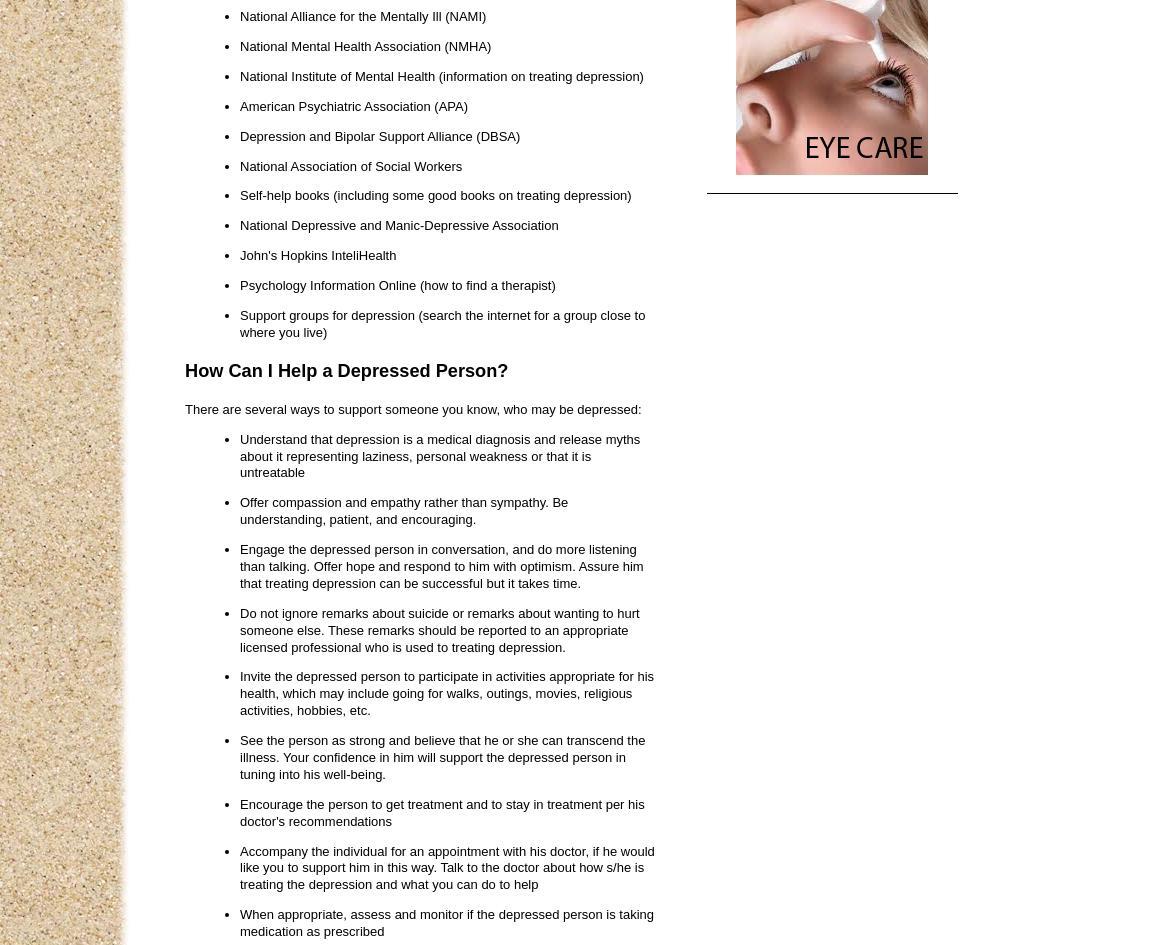  I want to click on 'Offer compassion and empathy rather than sympathy. Be understanding, patient, and encouraging.', so click(403, 509).